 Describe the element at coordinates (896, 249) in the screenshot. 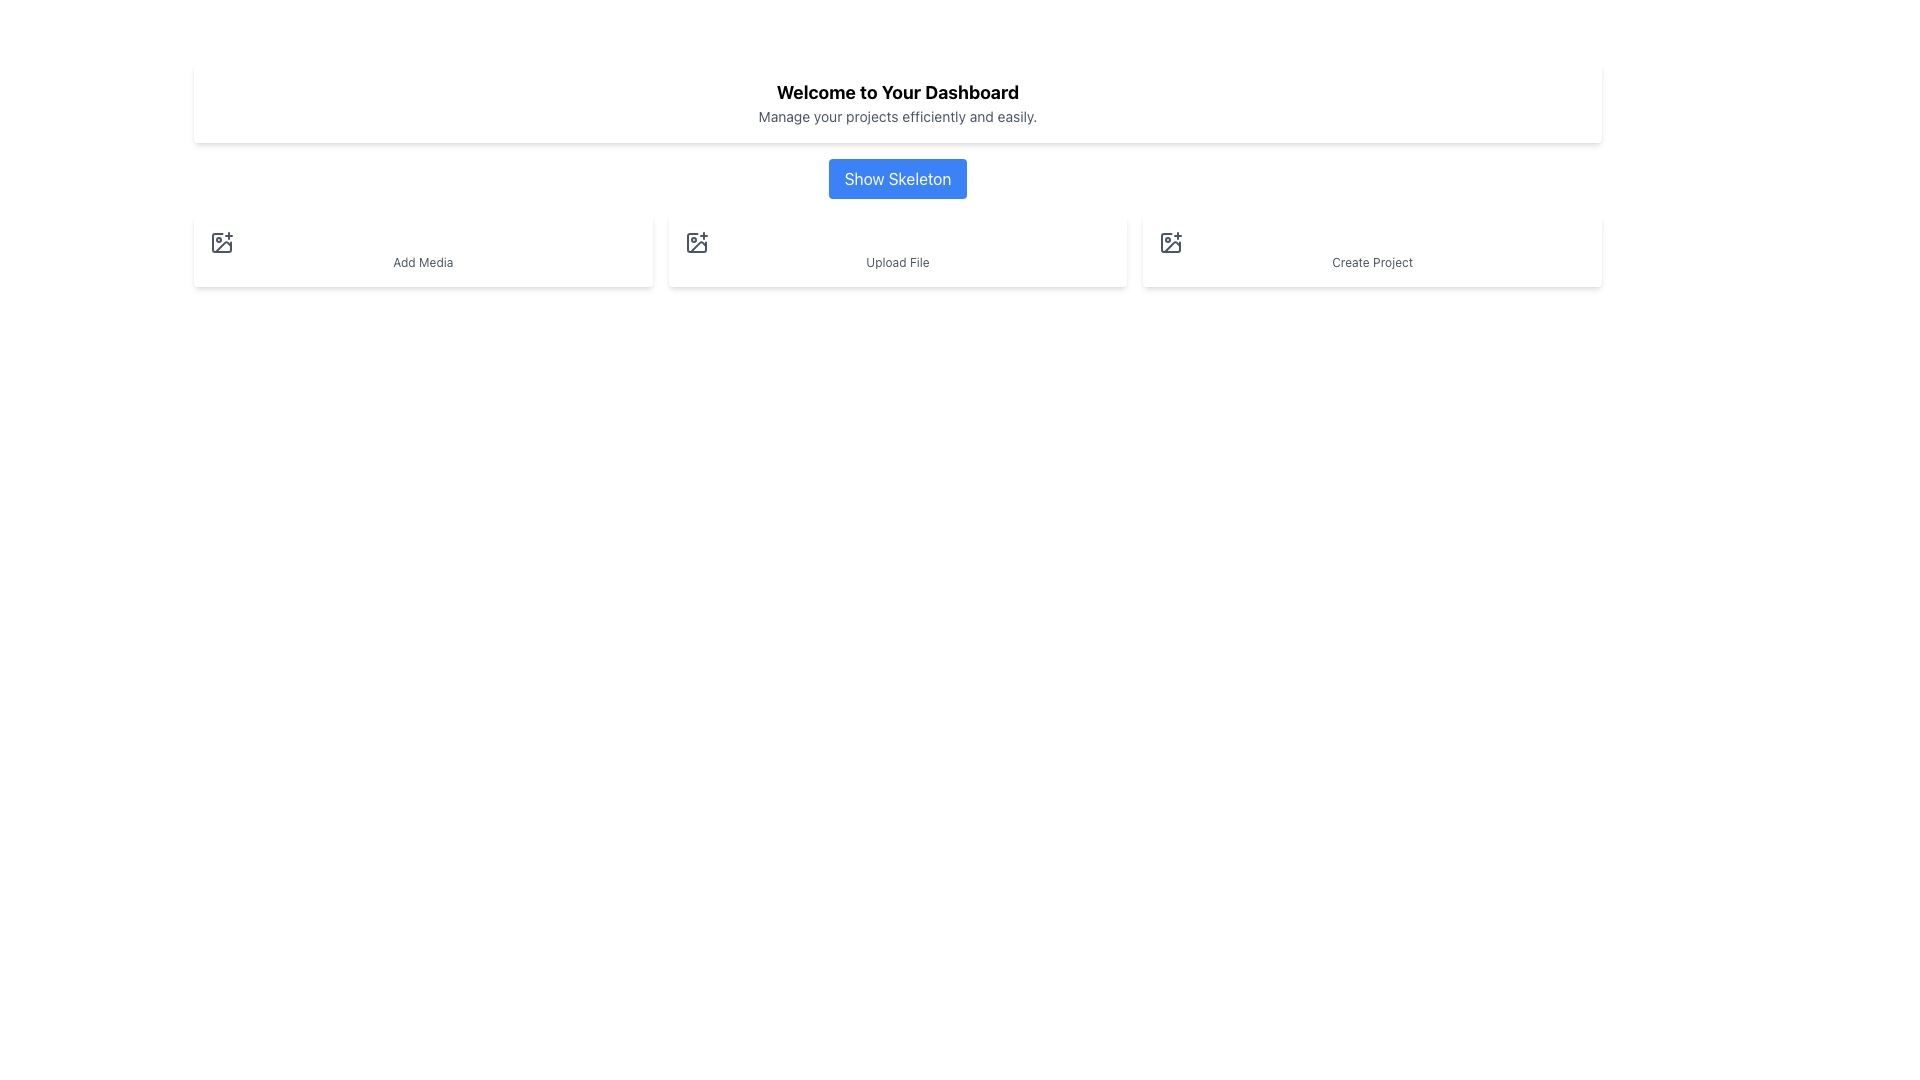

I see `the 'Upload File' card, which displays the text 'Upload File' in small gray font below a picture icon with a plus sign, to initiate a file upload process` at that location.